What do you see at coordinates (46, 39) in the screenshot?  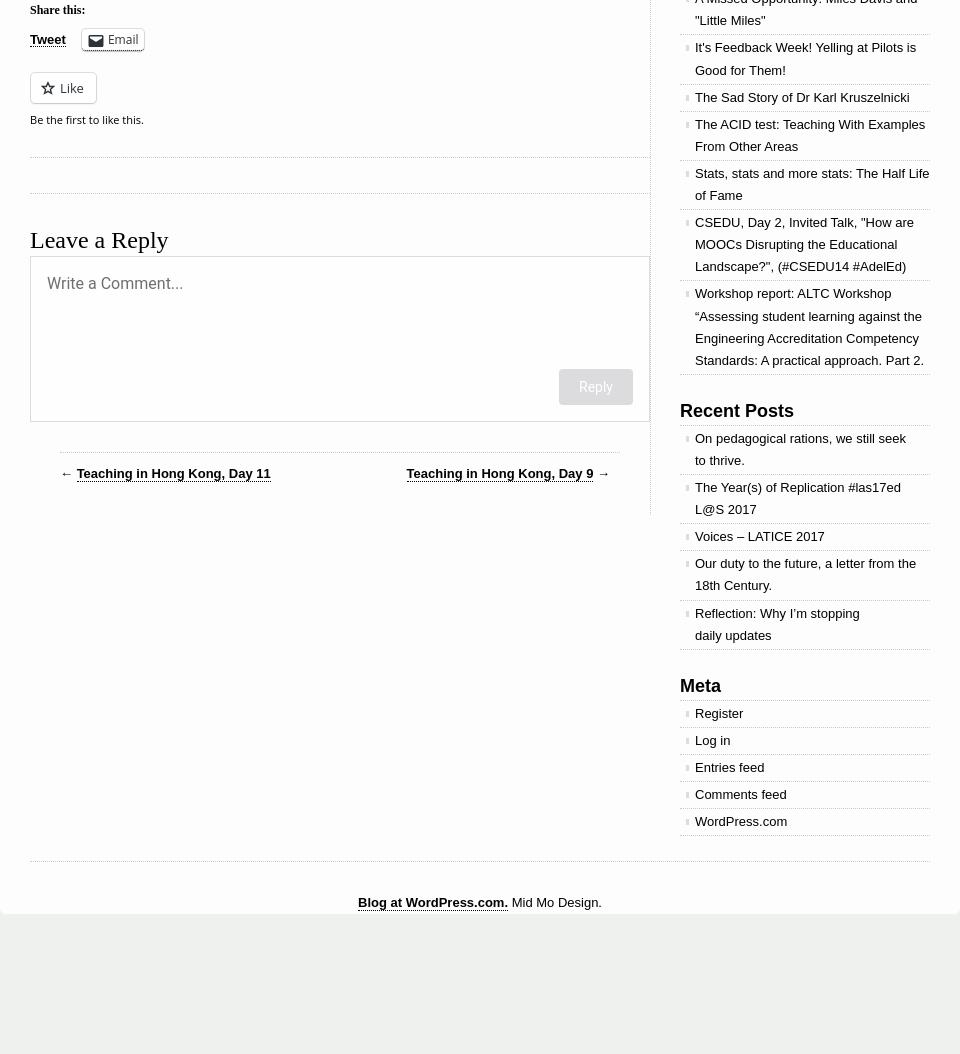 I see `'Tweet'` at bounding box center [46, 39].